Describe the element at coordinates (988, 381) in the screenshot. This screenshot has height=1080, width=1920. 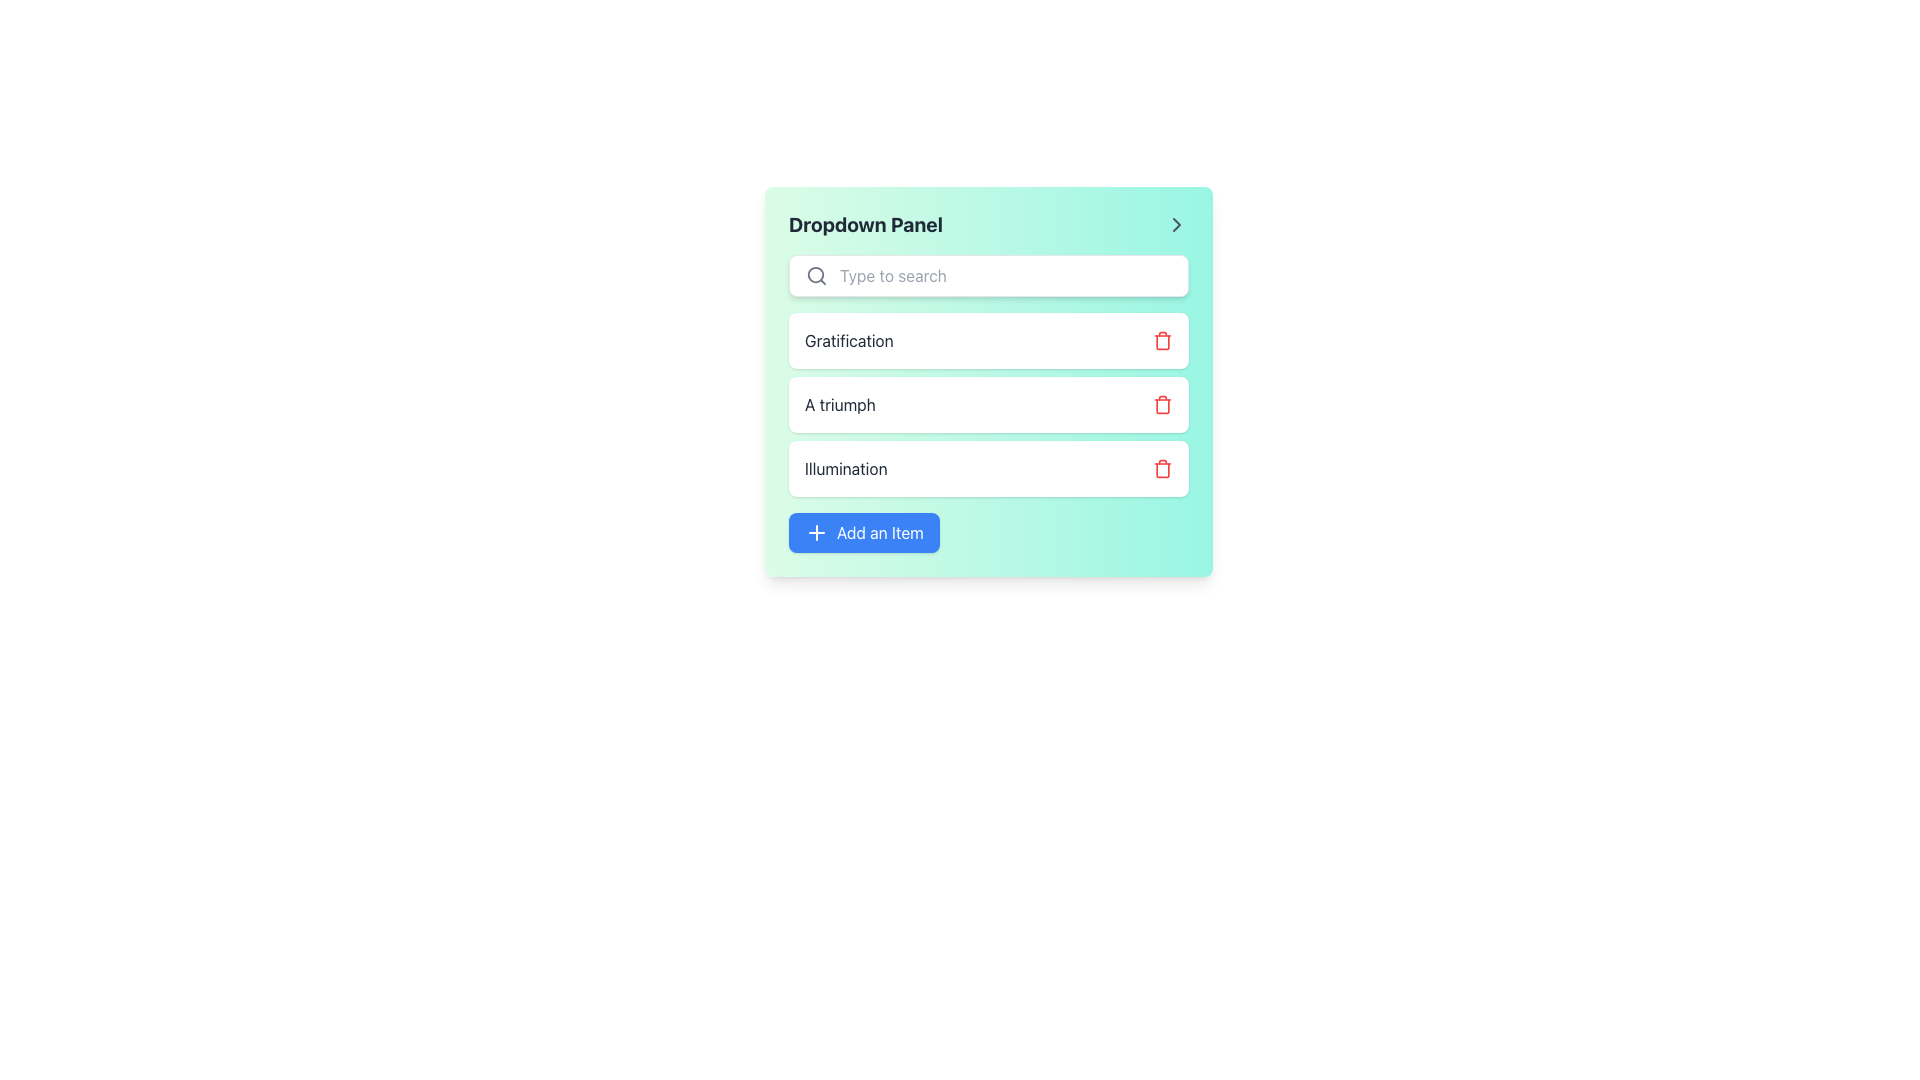
I see `the dropdown list item labeled 'A triumph' located between the panels 'Gratification' and 'Illumination'` at that location.